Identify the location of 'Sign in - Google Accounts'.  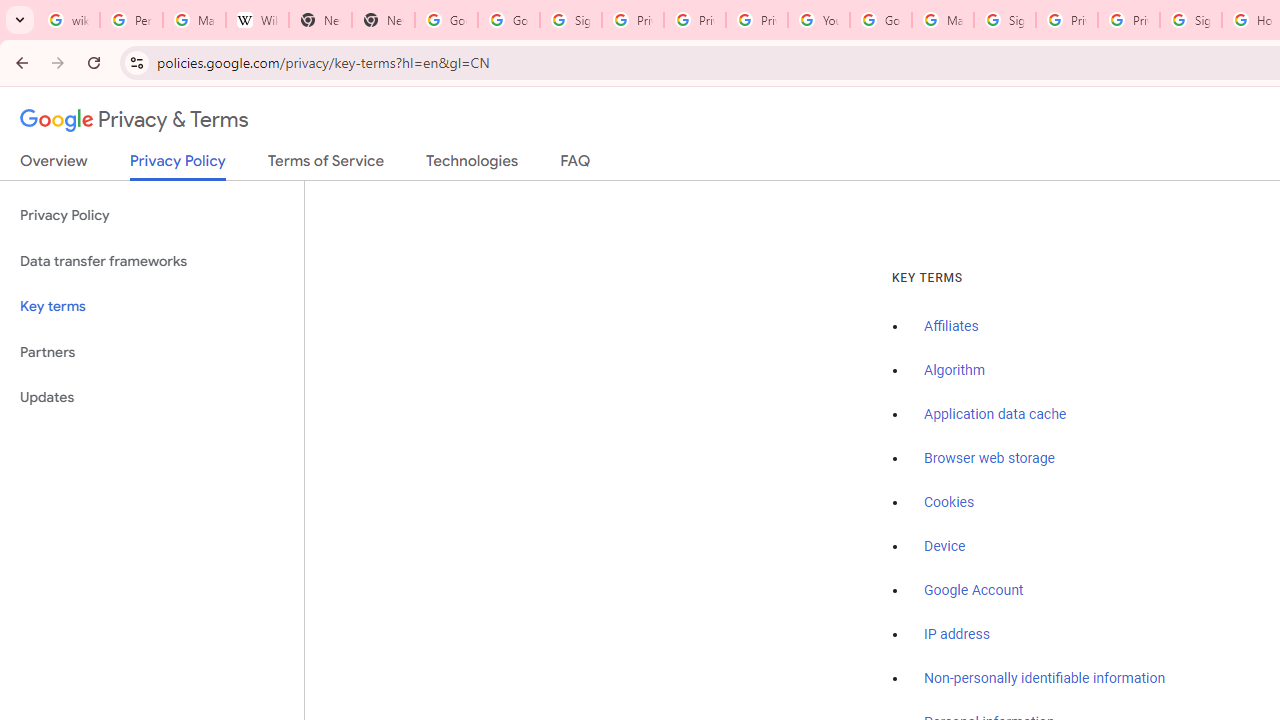
(1004, 20).